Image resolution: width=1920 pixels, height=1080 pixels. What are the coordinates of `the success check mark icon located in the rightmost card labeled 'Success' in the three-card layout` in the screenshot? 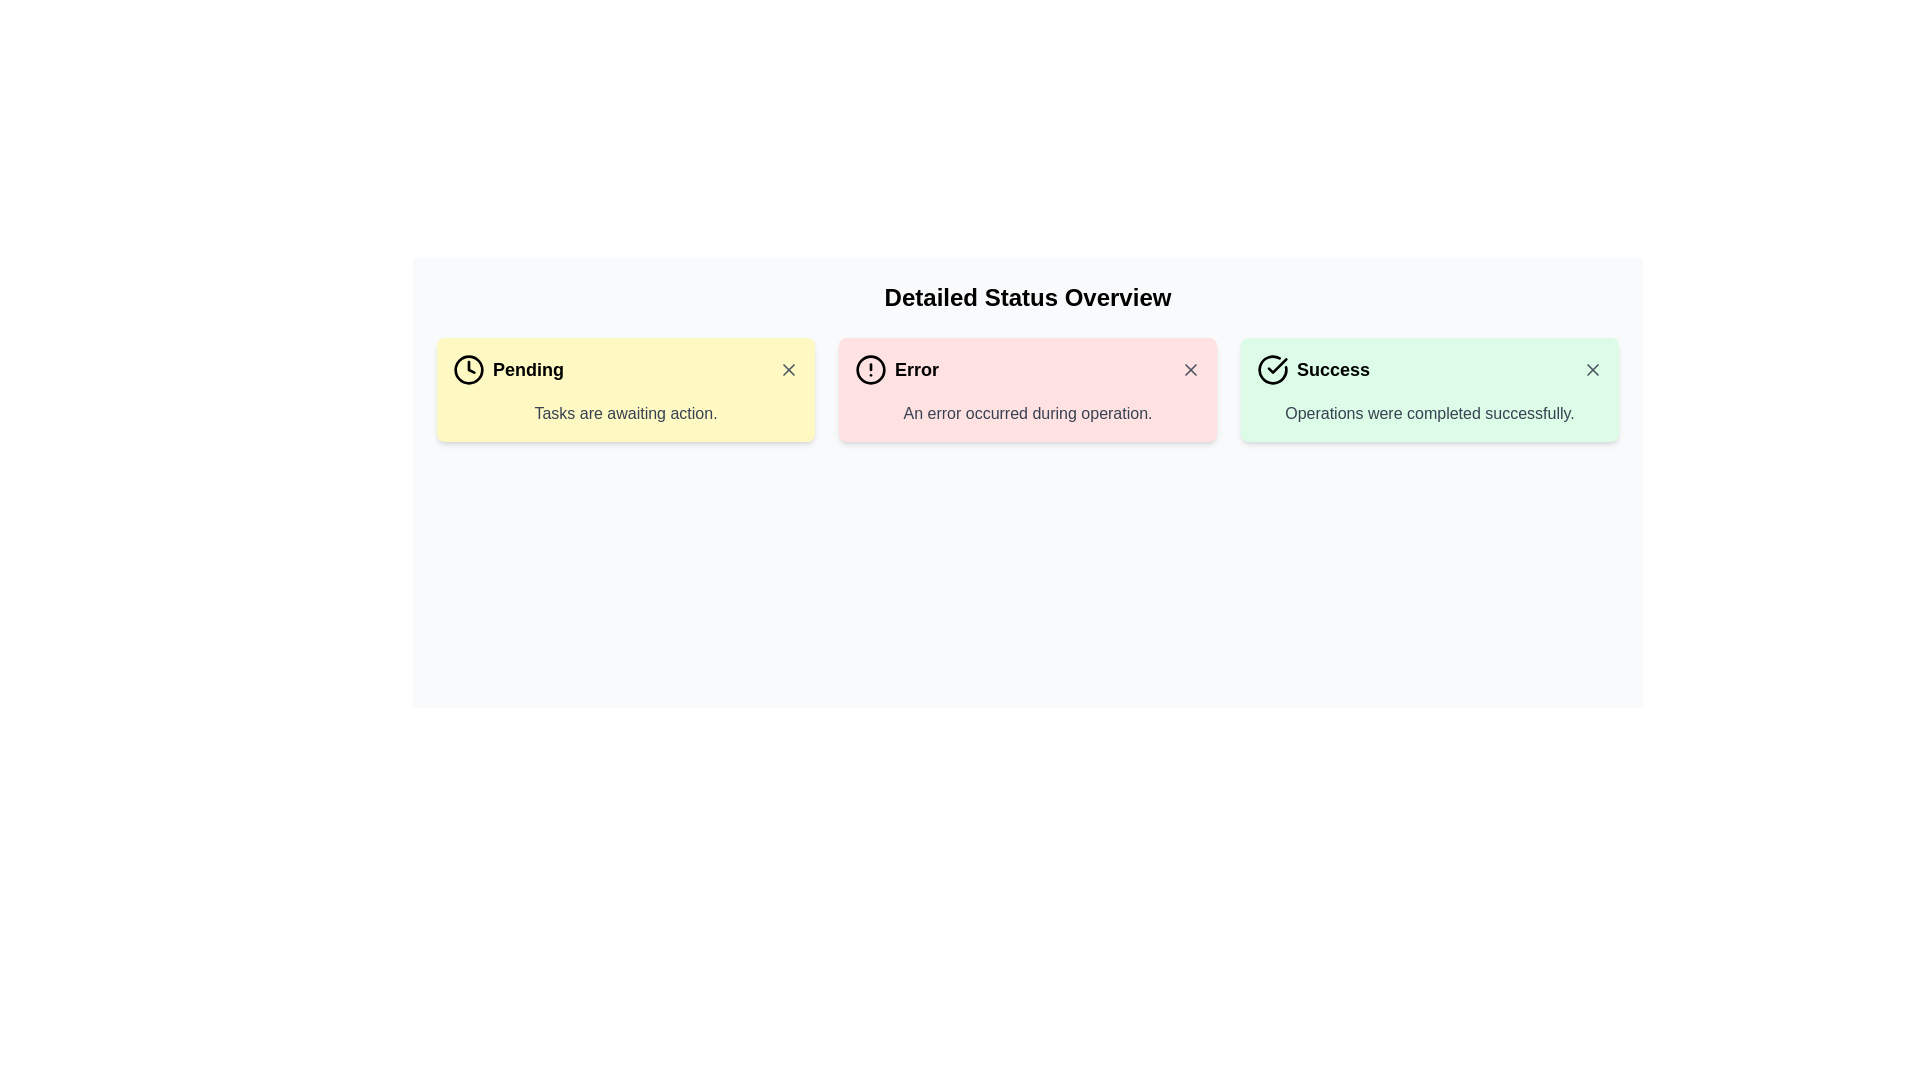 It's located at (1276, 366).